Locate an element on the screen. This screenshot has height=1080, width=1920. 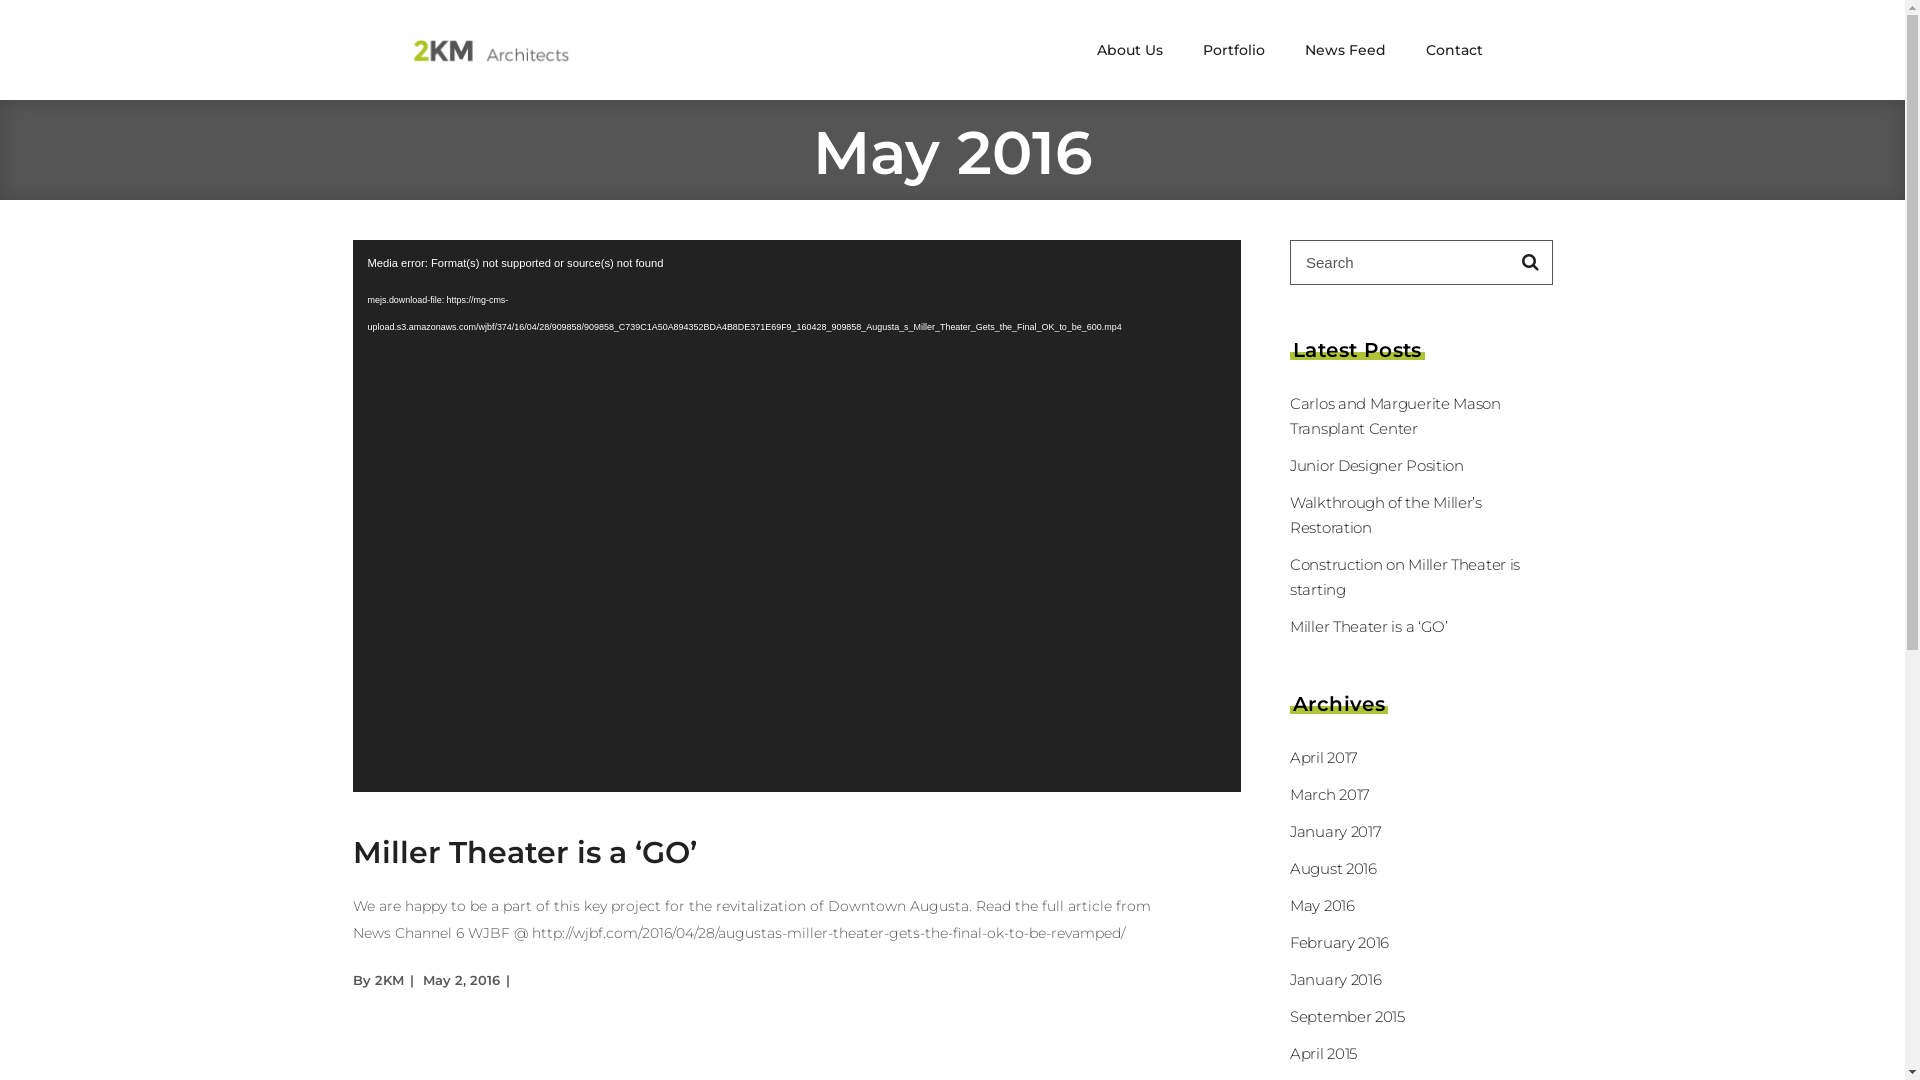
'August 2016' is located at coordinates (1333, 867).